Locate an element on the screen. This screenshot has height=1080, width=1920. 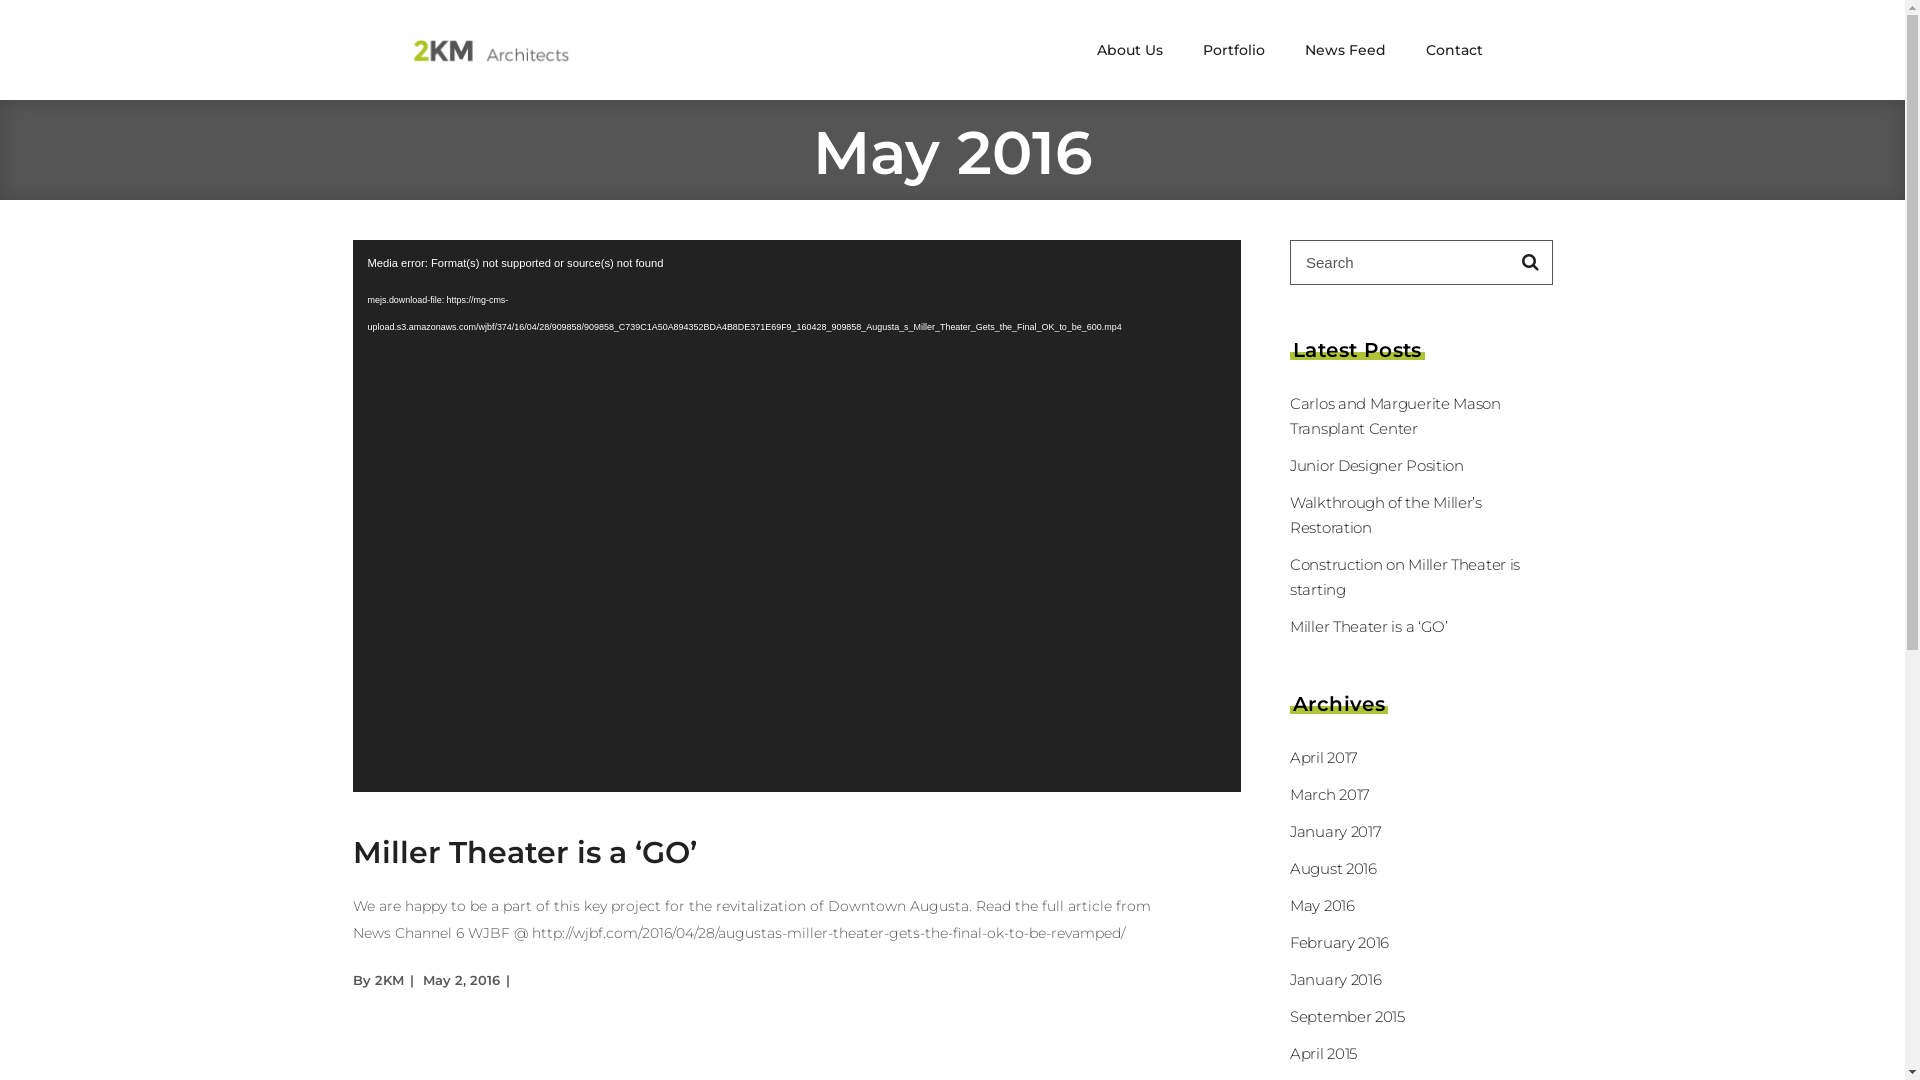
'August 2016' is located at coordinates (1333, 867).